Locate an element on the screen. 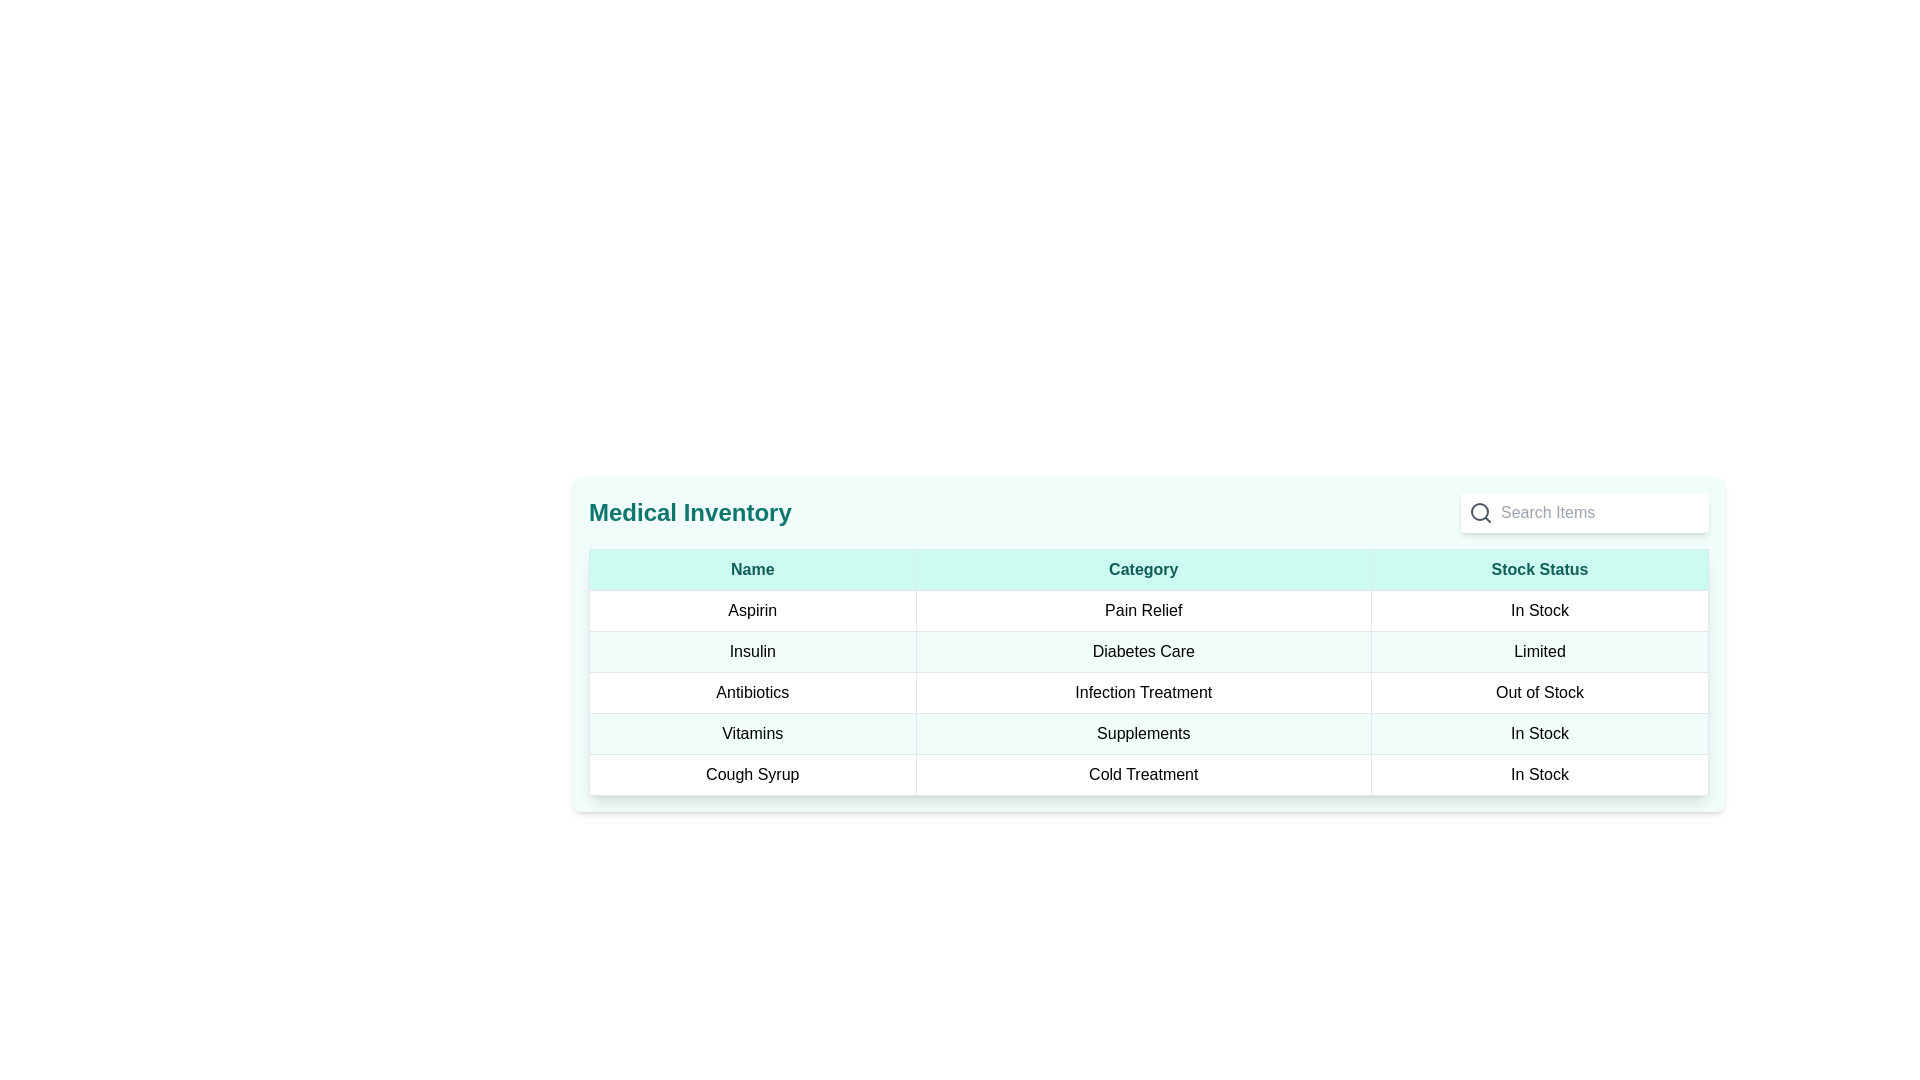 The height and width of the screenshot is (1080, 1920). the Vector graphic circle representing the 'Search' feature's magnifying glass icon, located in the top-right area of the interface is located at coordinates (1479, 511).